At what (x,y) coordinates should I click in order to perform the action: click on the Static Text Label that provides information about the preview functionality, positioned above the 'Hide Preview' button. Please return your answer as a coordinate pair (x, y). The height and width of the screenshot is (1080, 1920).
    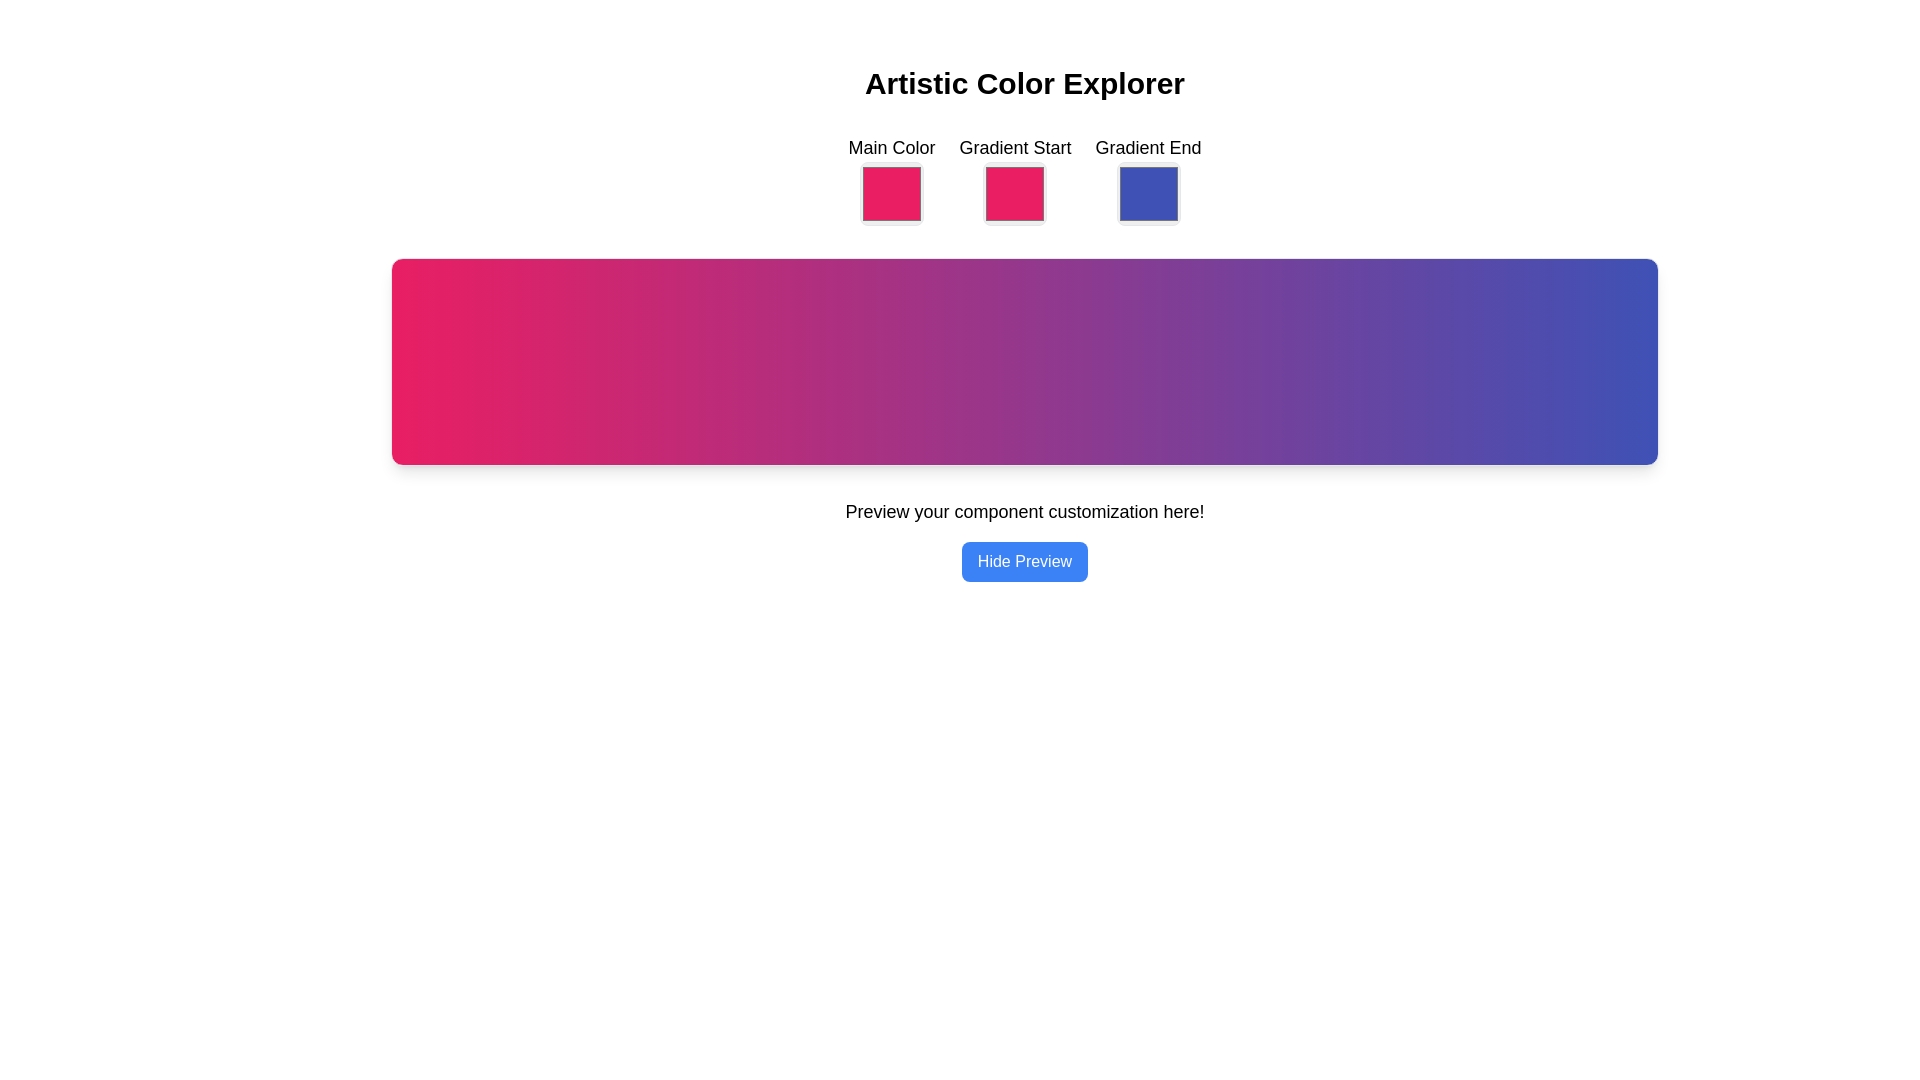
    Looking at the image, I should click on (1025, 511).